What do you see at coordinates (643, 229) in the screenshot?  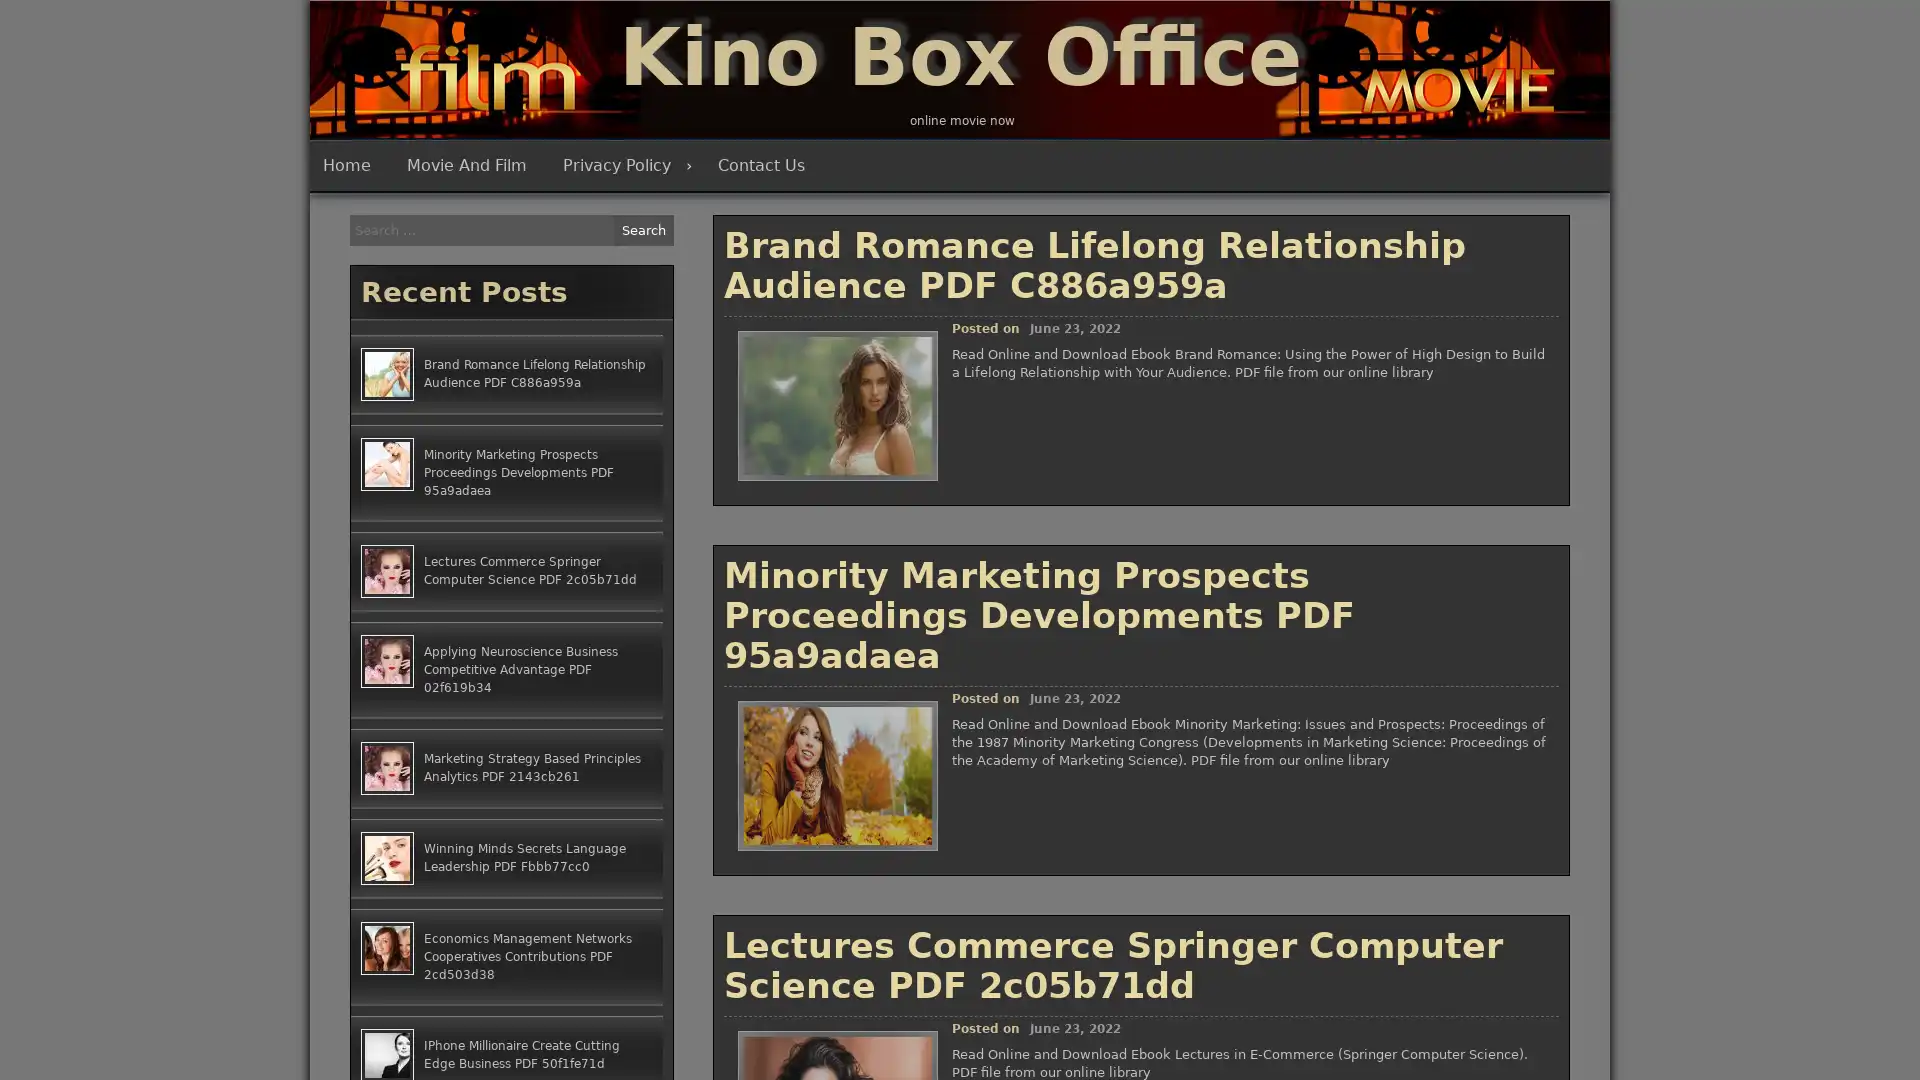 I see `Search` at bounding box center [643, 229].